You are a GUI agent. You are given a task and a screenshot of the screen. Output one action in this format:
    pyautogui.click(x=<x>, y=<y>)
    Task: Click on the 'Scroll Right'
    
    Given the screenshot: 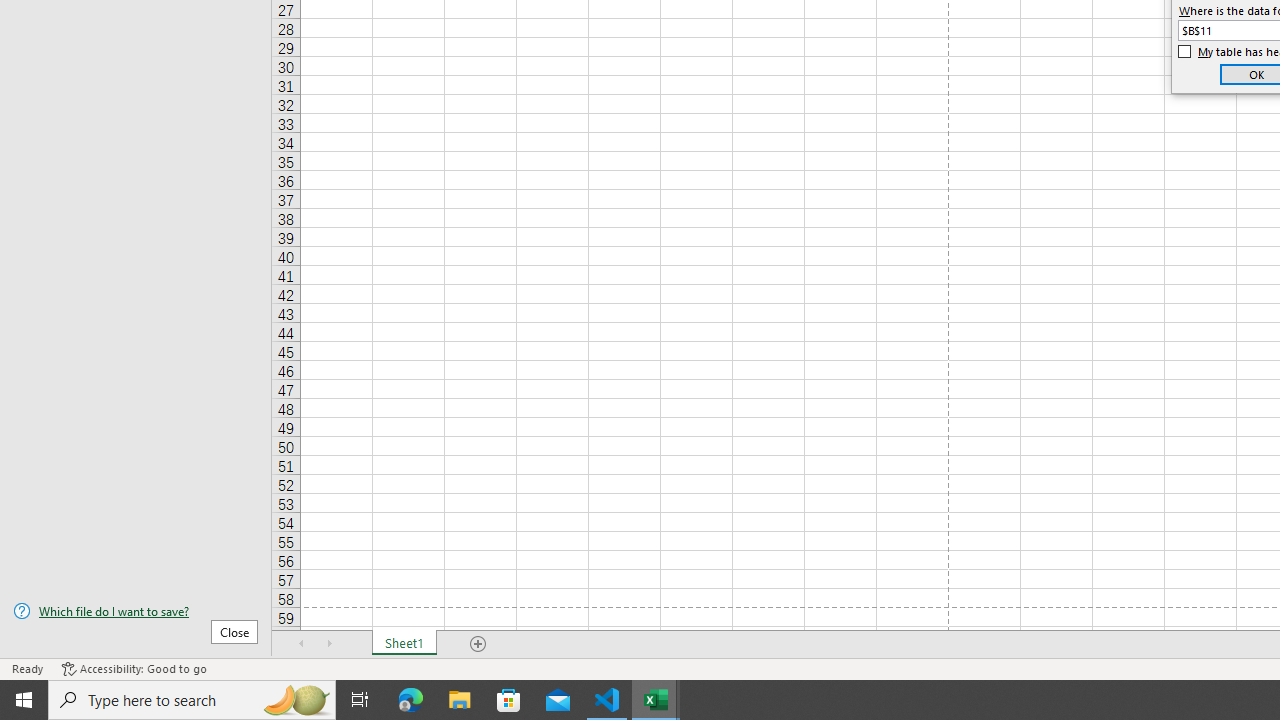 What is the action you would take?
    pyautogui.click(x=330, y=644)
    